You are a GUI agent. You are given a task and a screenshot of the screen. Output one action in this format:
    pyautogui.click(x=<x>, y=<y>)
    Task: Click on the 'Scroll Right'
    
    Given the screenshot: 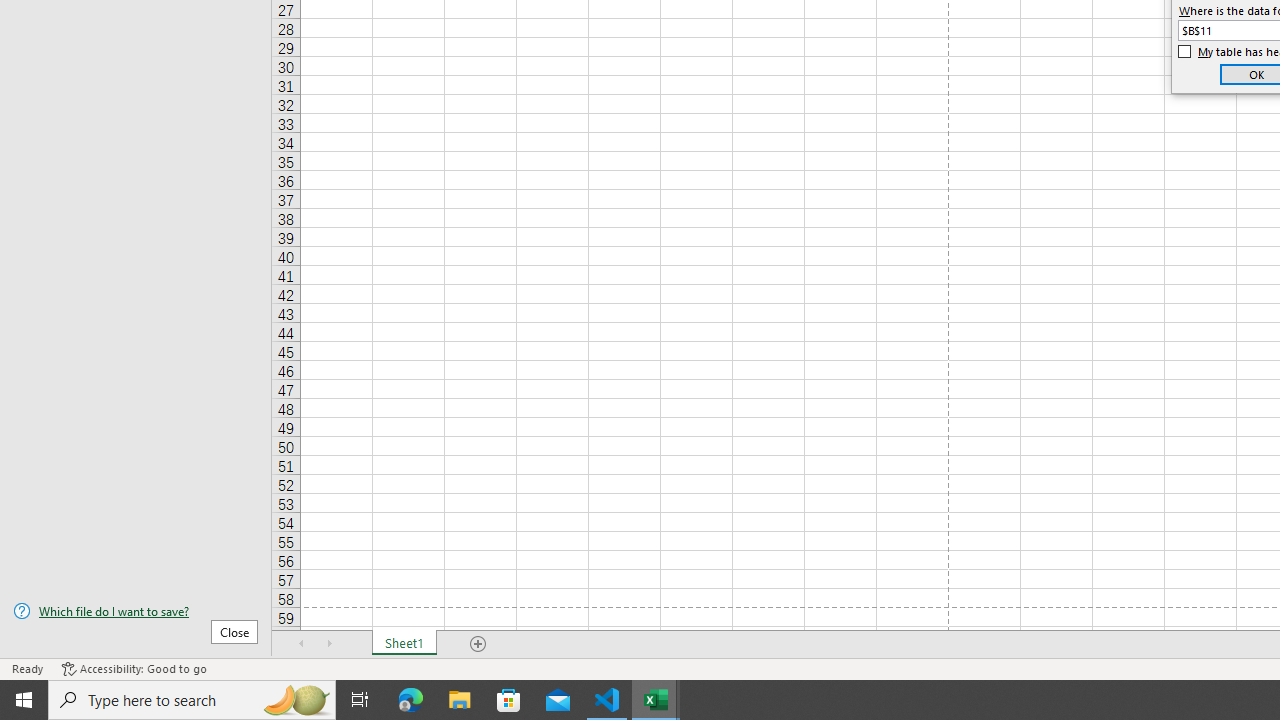 What is the action you would take?
    pyautogui.click(x=330, y=644)
    